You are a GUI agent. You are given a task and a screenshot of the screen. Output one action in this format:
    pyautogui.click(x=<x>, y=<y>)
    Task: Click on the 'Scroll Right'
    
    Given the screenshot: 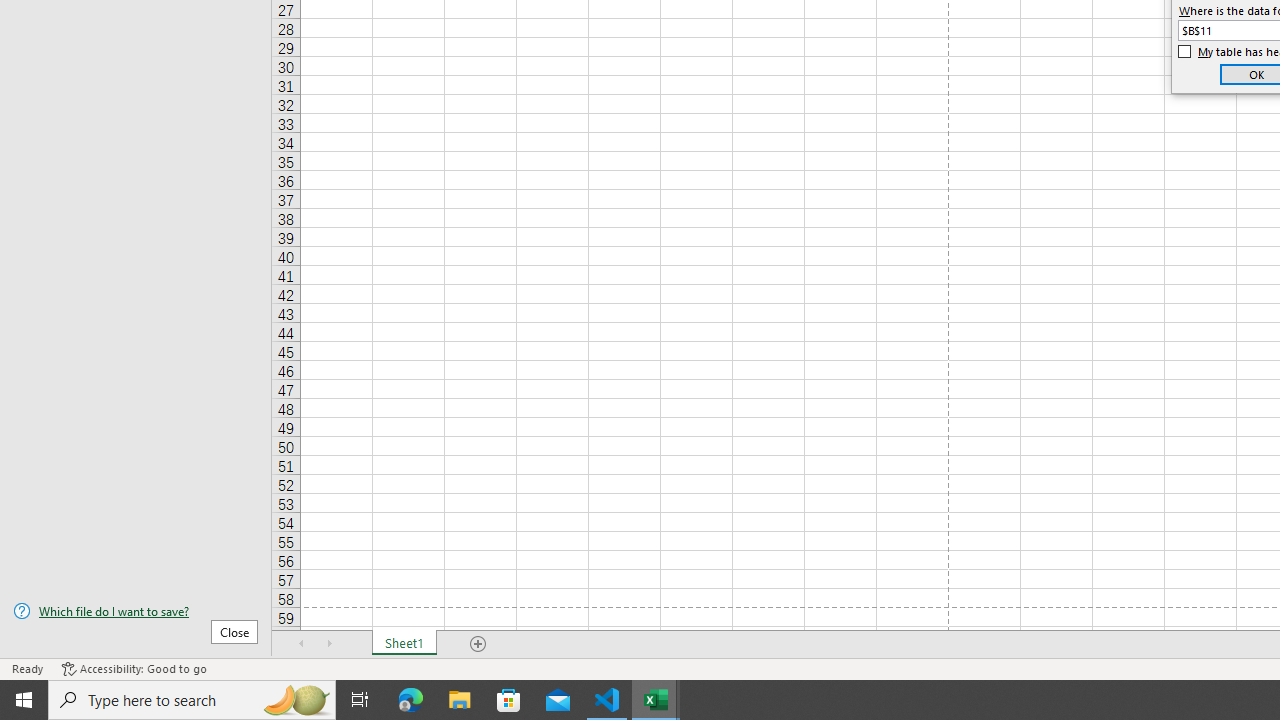 What is the action you would take?
    pyautogui.click(x=330, y=644)
    